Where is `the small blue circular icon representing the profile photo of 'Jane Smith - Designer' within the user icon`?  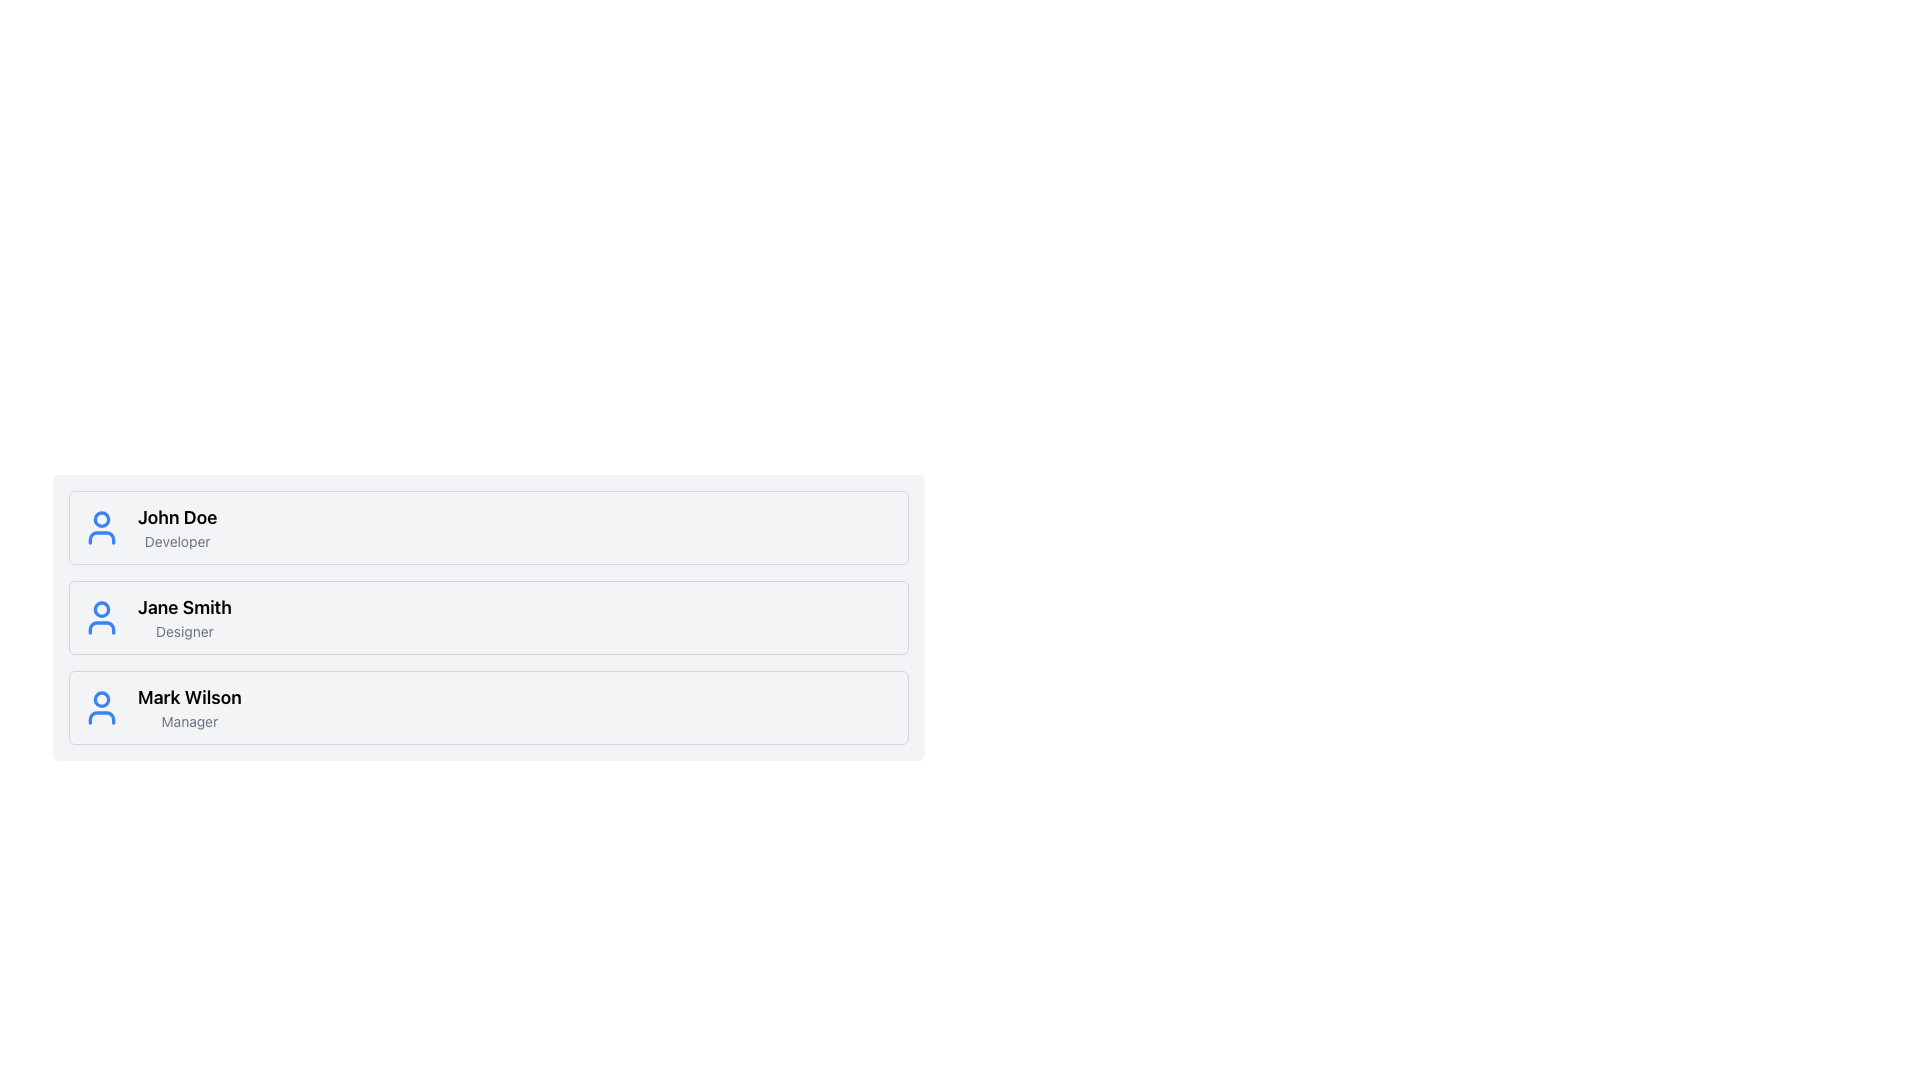 the small blue circular icon representing the profile photo of 'Jane Smith - Designer' within the user icon is located at coordinates (100, 608).